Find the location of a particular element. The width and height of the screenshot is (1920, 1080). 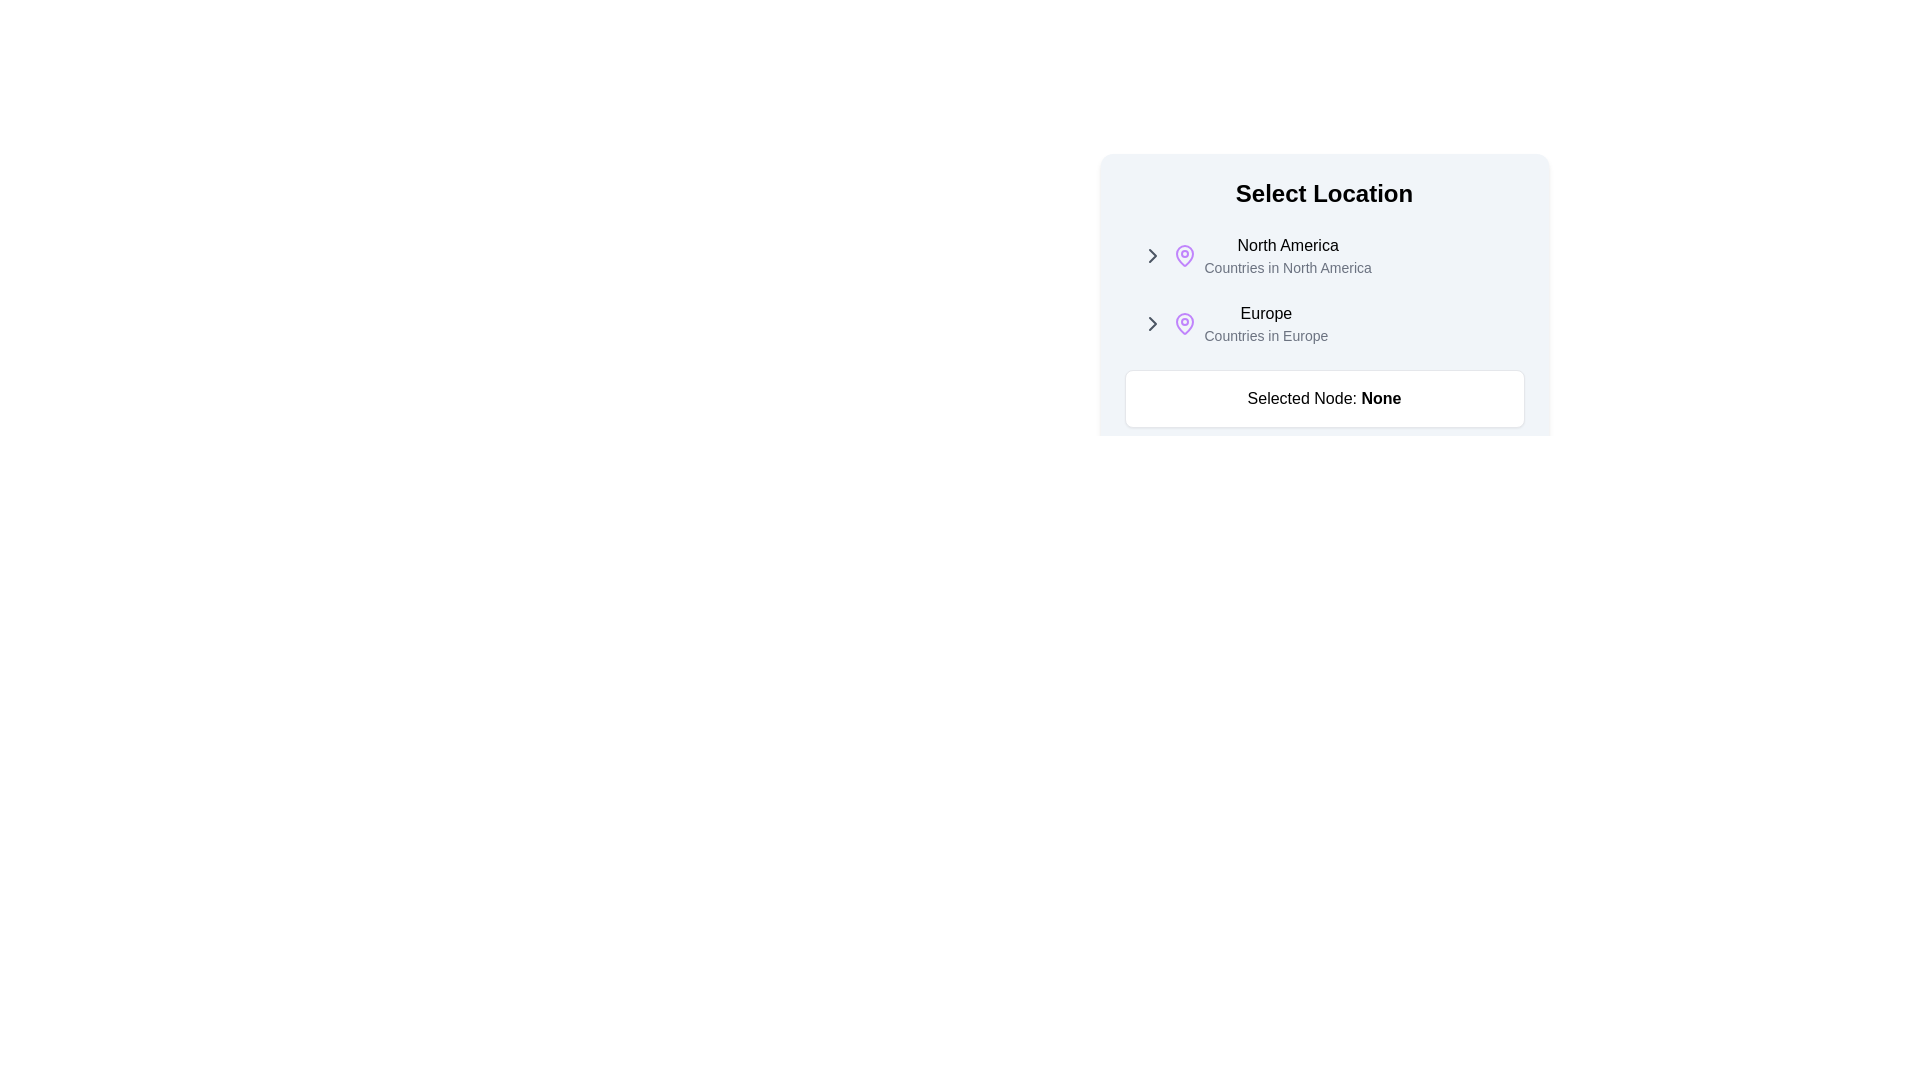

the list item containing the text 'Europe' is located at coordinates (1324, 323).